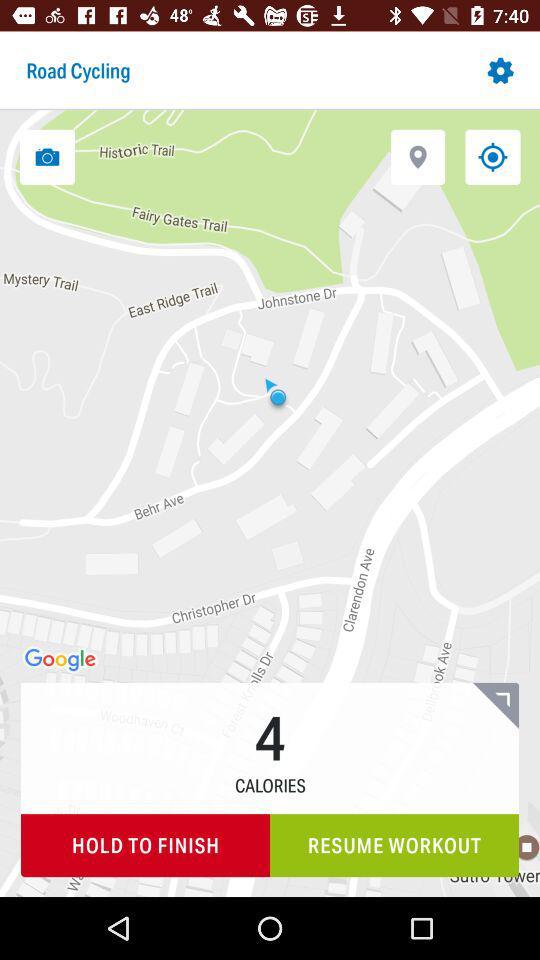 The width and height of the screenshot is (540, 960). What do you see at coordinates (47, 156) in the screenshot?
I see `the photo icon` at bounding box center [47, 156].